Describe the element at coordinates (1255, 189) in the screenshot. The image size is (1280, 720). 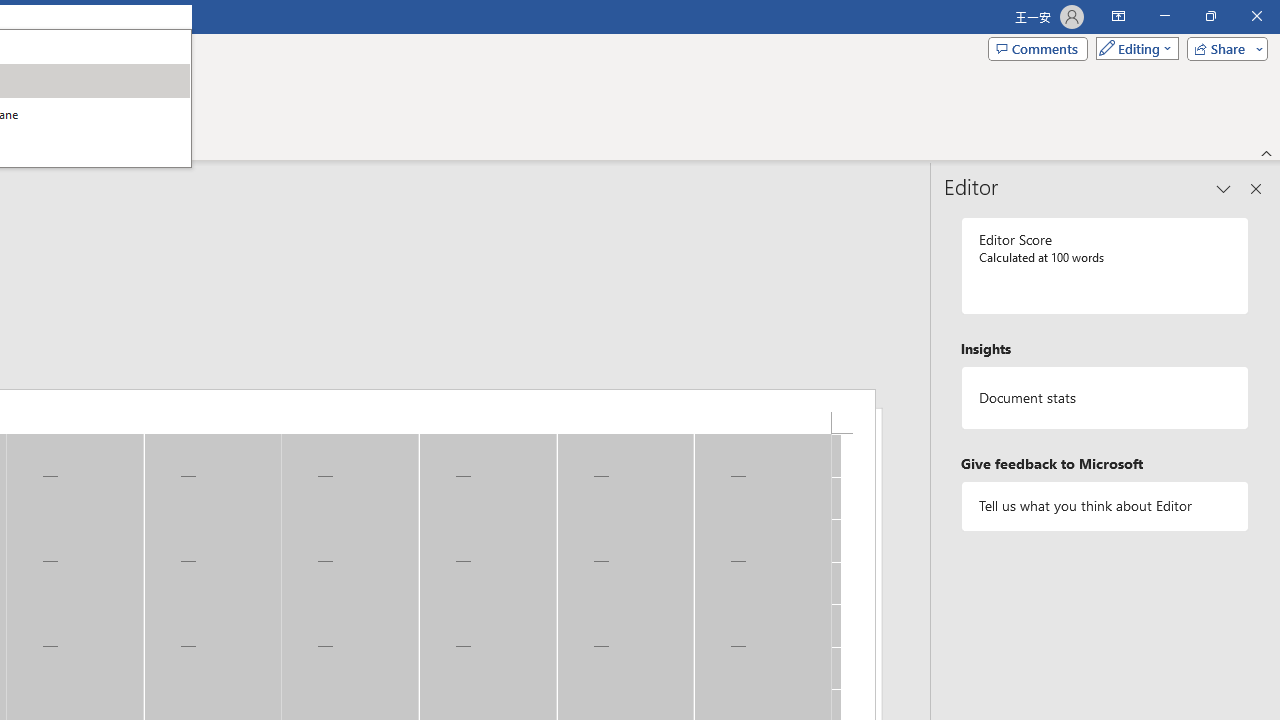
I see `'Close pane'` at that location.